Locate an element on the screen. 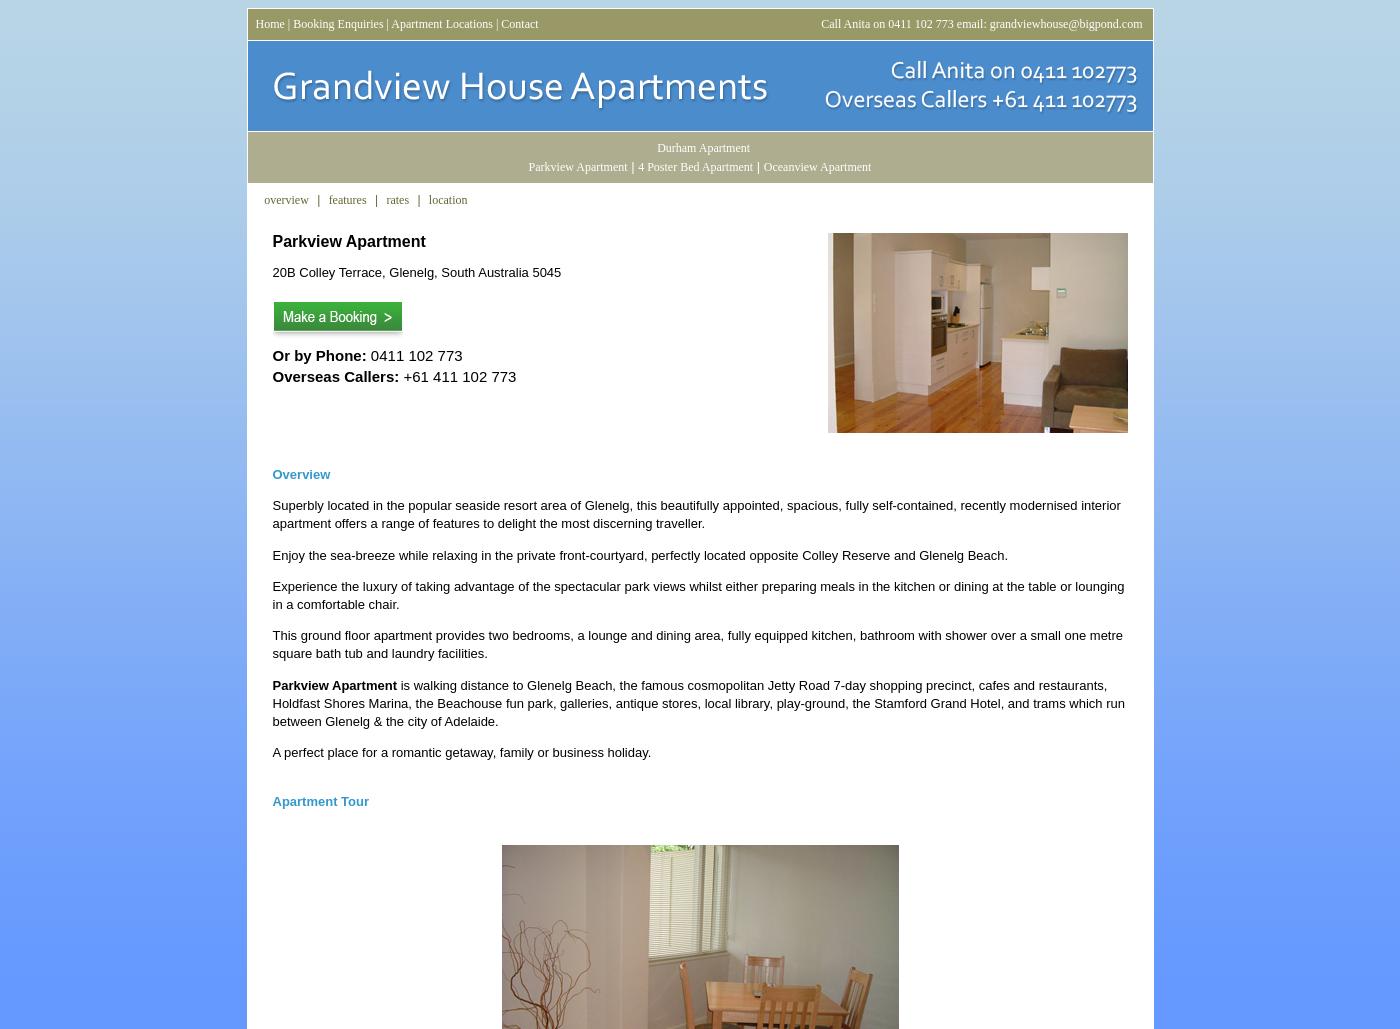 This screenshot has width=1400, height=1029. 'features' is located at coordinates (347, 200).